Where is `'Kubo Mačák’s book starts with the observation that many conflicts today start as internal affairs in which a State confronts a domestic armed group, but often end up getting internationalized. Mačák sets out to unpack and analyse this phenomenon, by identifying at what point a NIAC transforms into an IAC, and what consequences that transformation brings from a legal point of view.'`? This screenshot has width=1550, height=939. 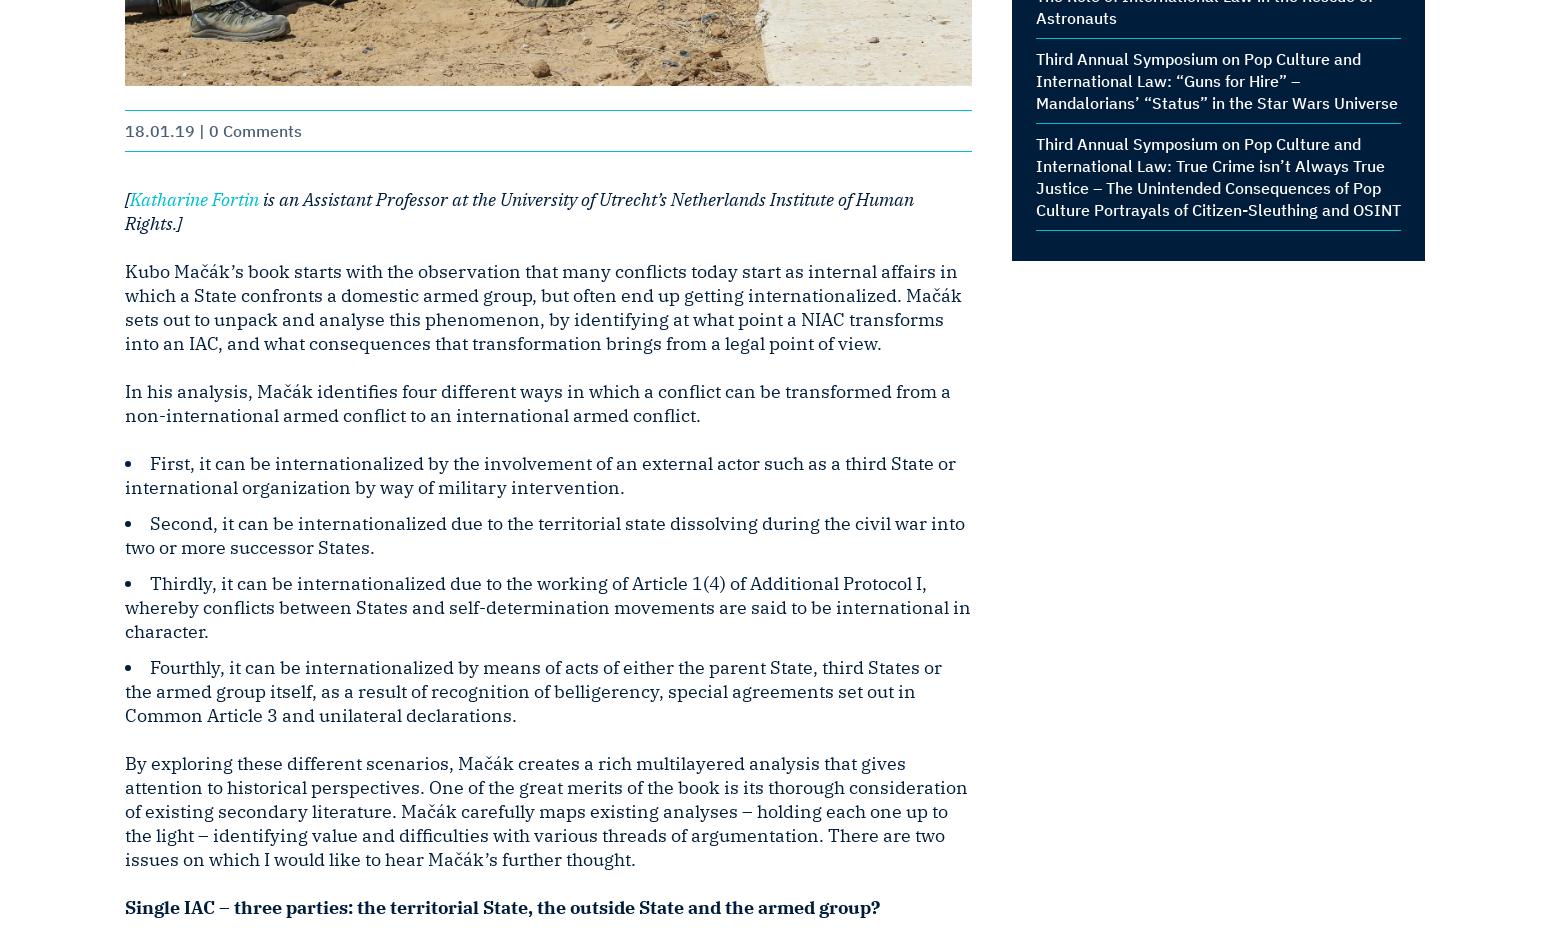
'Kubo Mačák’s book starts with the observation that many conflicts today start as internal affairs in which a State confronts a domestic armed group, but often end up getting internationalized. Mačák sets out to unpack and analyse this phenomenon, by identifying at what point a NIAC transforms into an IAC, and what consequences that transformation brings from a legal point of view.' is located at coordinates (542, 307).